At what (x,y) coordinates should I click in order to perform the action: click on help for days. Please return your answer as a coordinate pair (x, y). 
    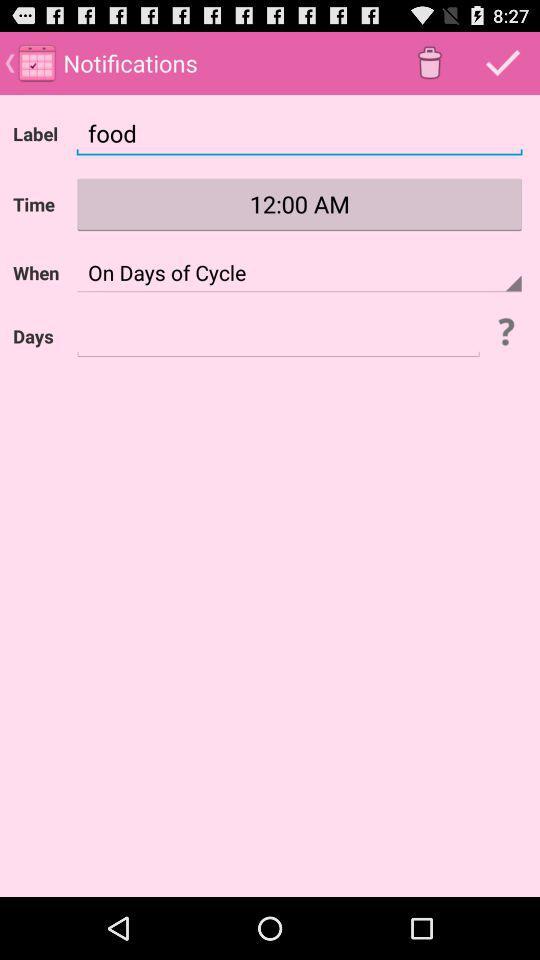
    Looking at the image, I should click on (504, 331).